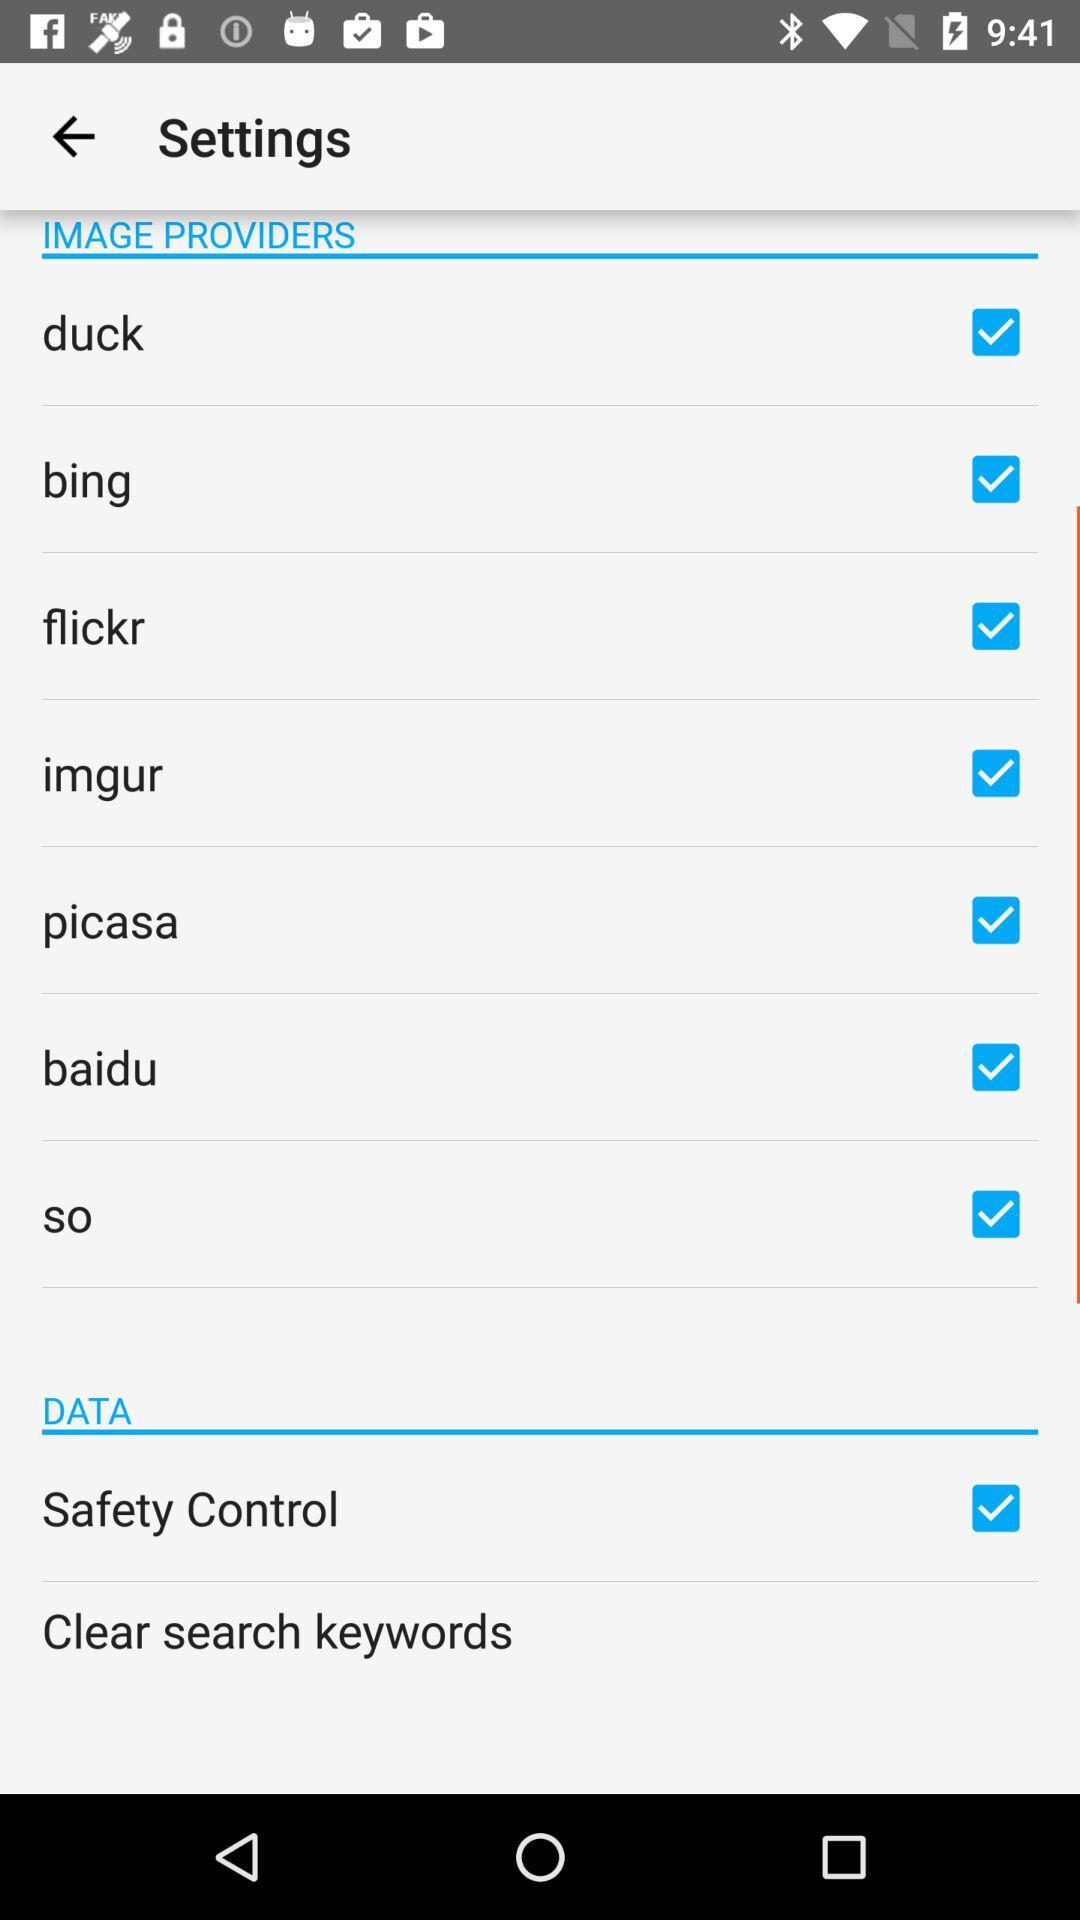 Image resolution: width=1080 pixels, height=1920 pixels. I want to click on safety control option, so click(995, 1507).